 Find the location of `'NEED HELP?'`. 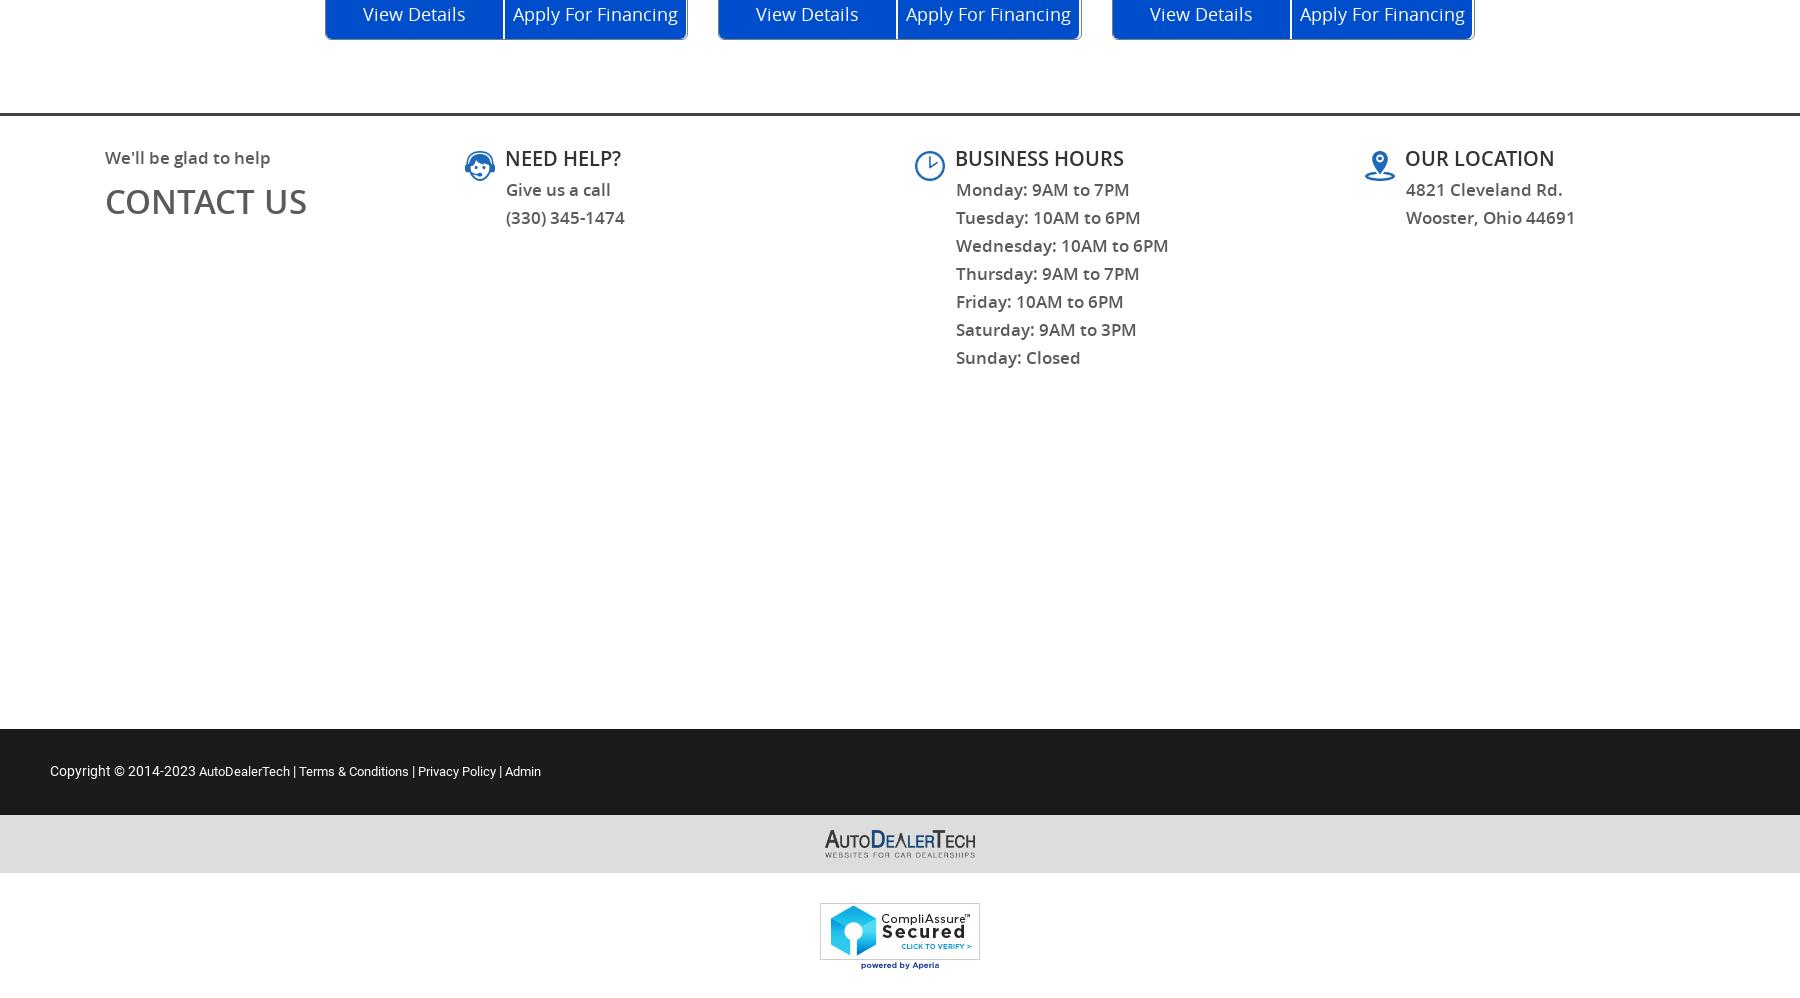

'NEED HELP?' is located at coordinates (562, 157).